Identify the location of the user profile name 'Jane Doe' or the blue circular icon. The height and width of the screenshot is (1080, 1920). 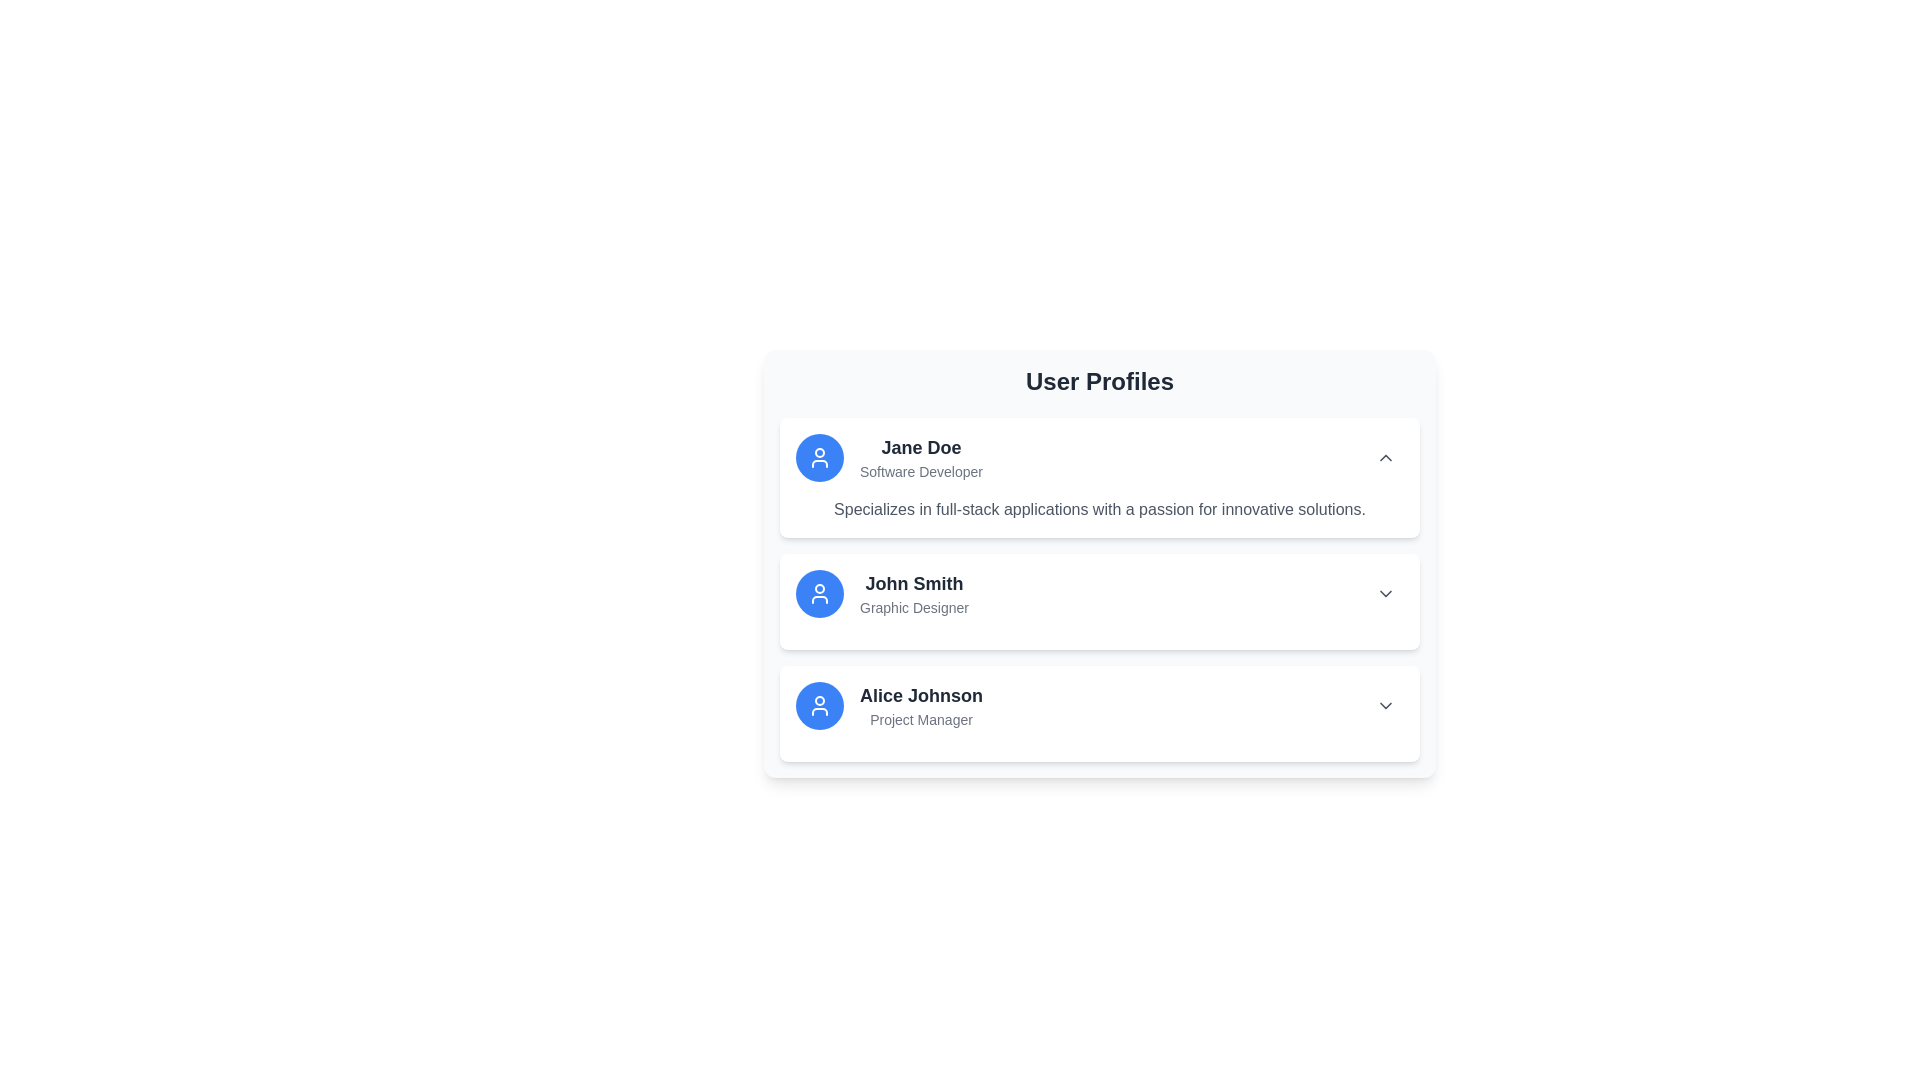
(888, 458).